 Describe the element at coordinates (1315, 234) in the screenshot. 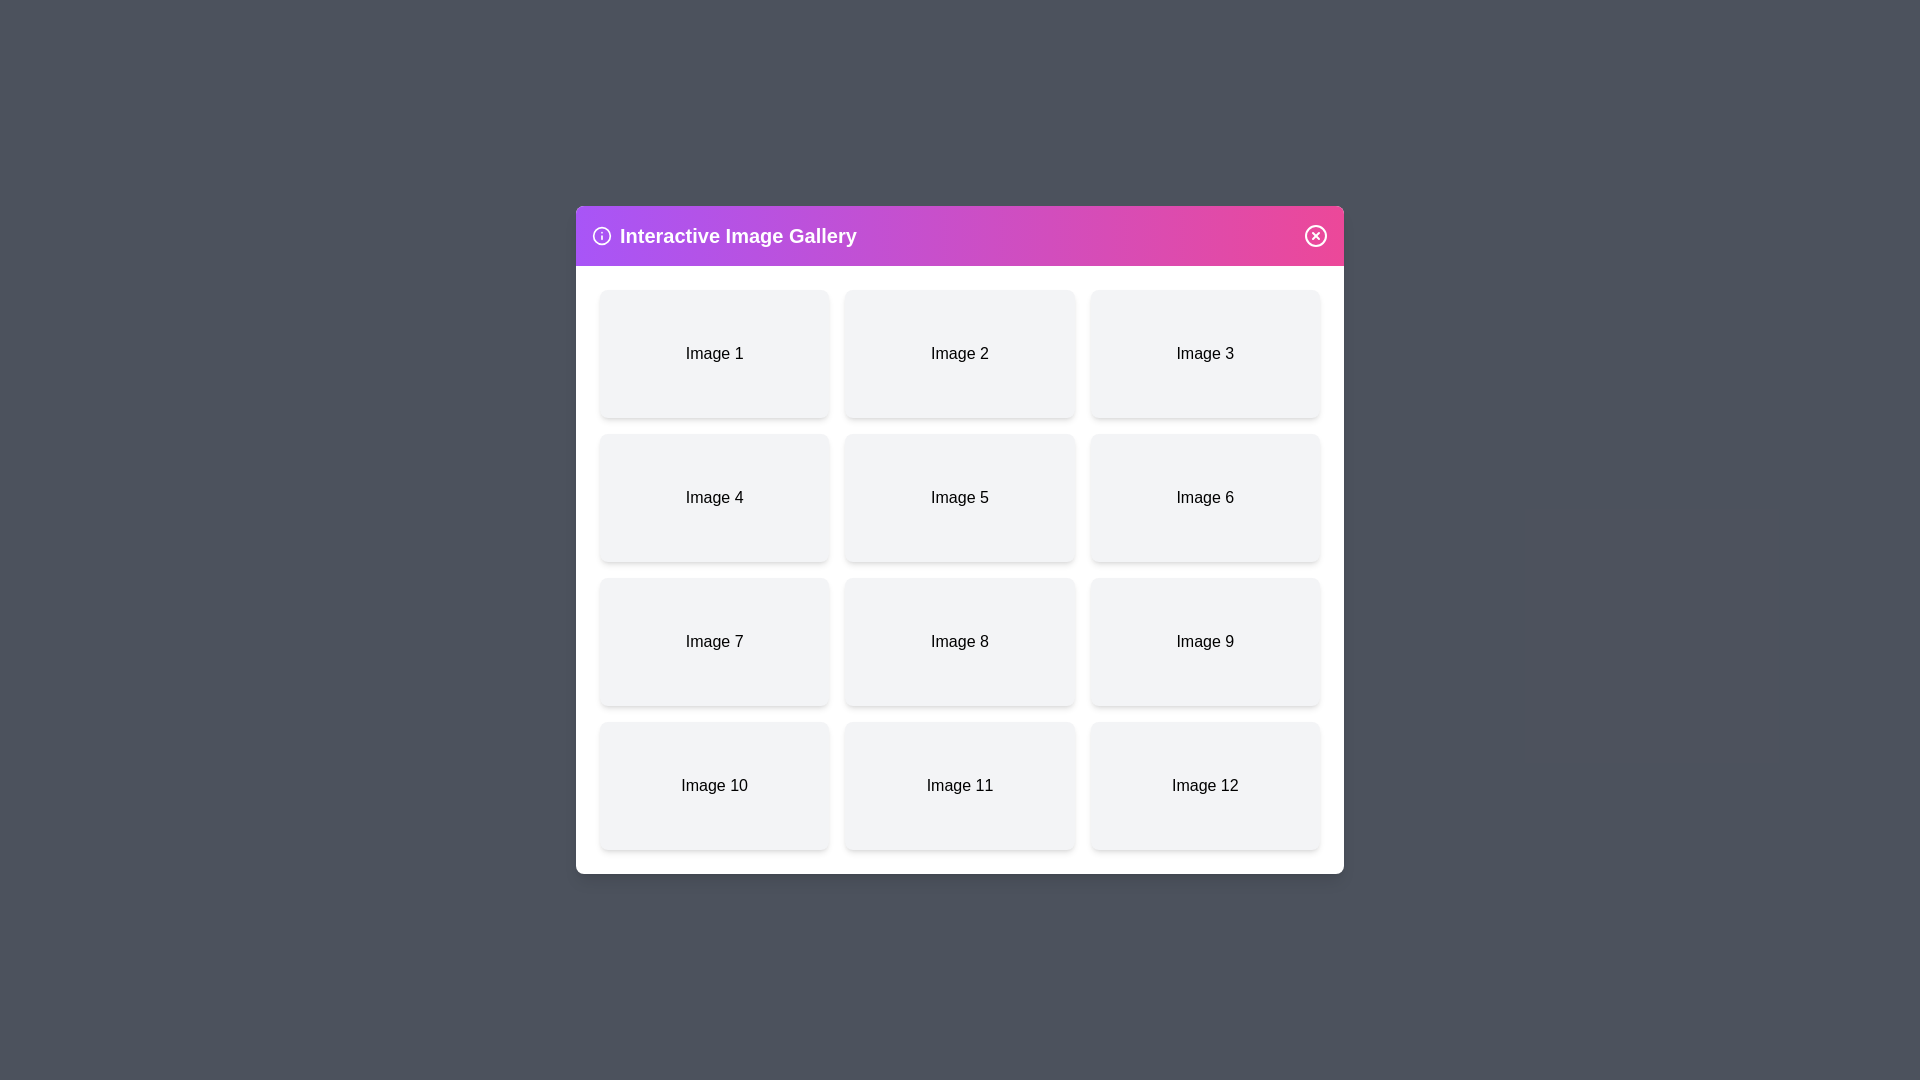

I see `the close button to close the dialog` at that location.